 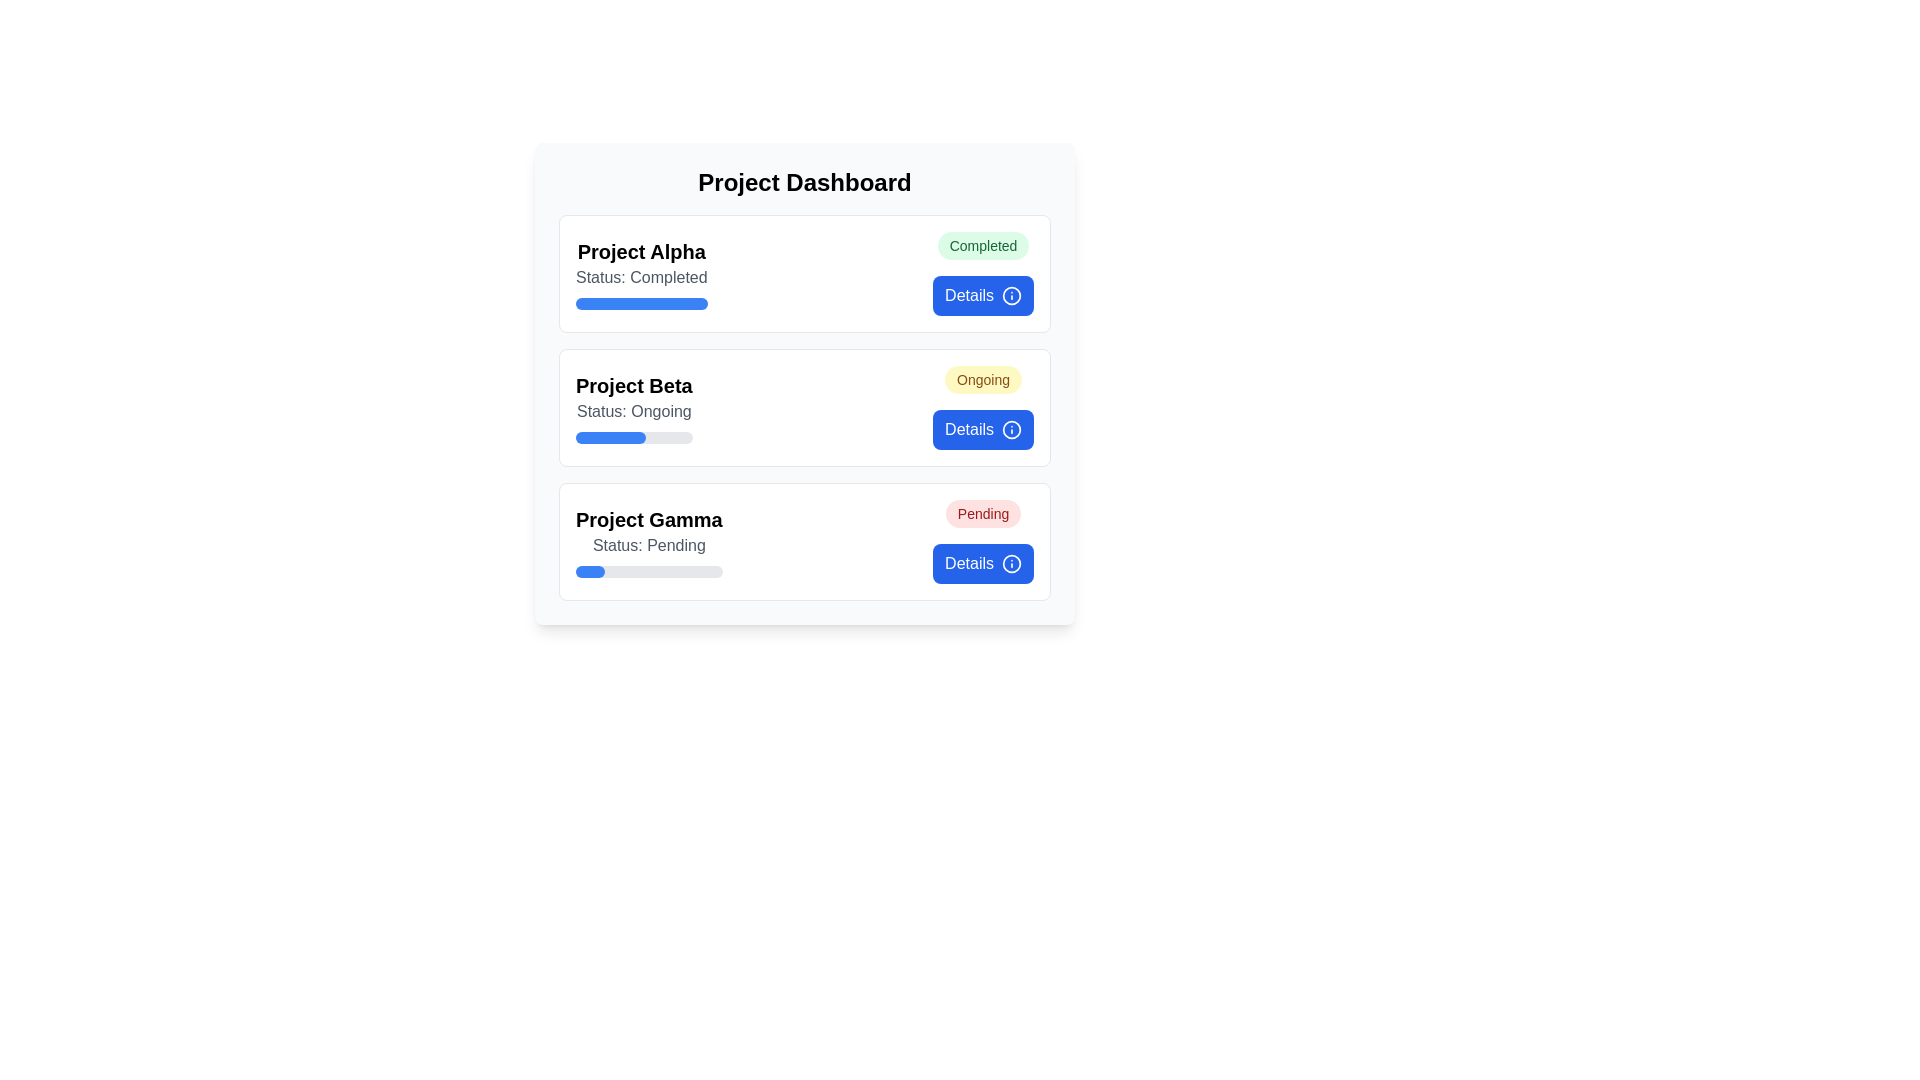 What do you see at coordinates (1012, 563) in the screenshot?
I see `the graphical icon element within the 'Details' button associated with 'Project Gamma', located at the lower-right corner of the project information box` at bounding box center [1012, 563].